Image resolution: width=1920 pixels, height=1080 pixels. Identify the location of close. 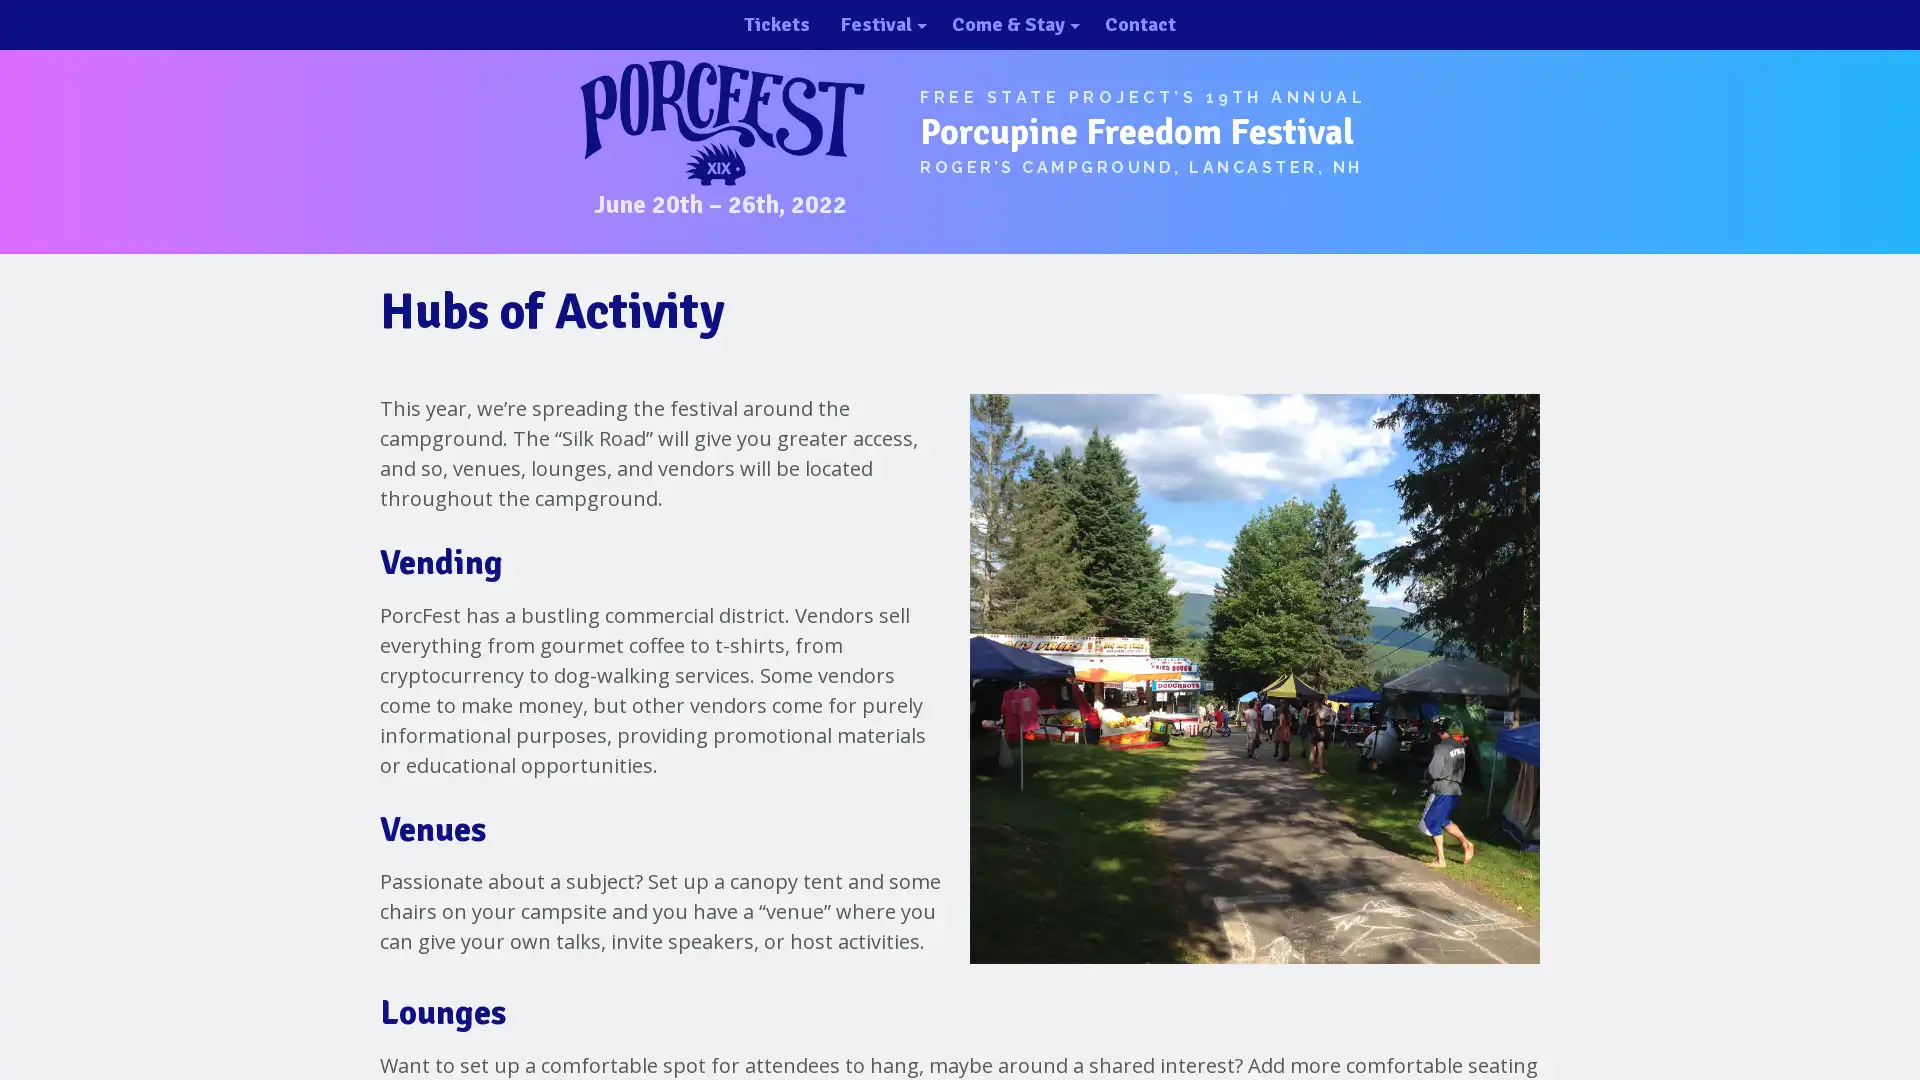
(1856, 80).